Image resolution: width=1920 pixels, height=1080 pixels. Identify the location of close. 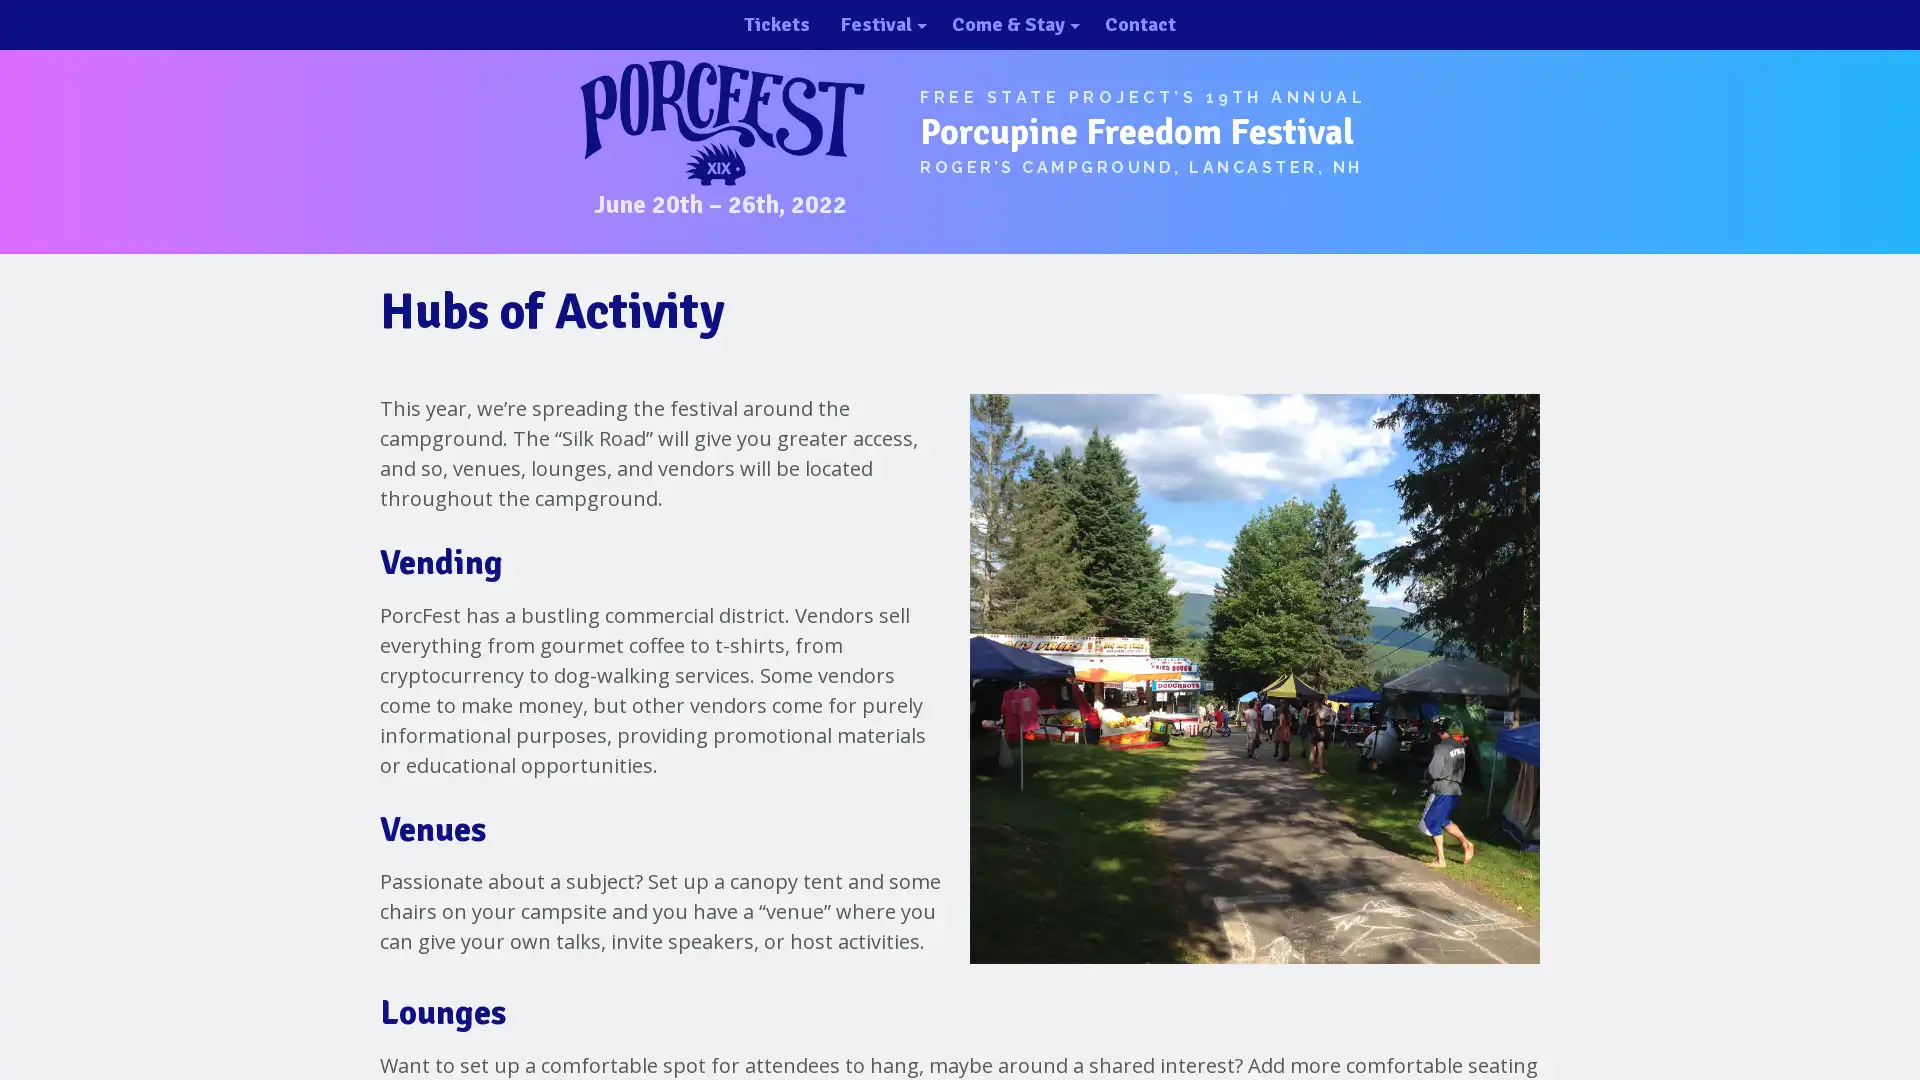
(1856, 80).